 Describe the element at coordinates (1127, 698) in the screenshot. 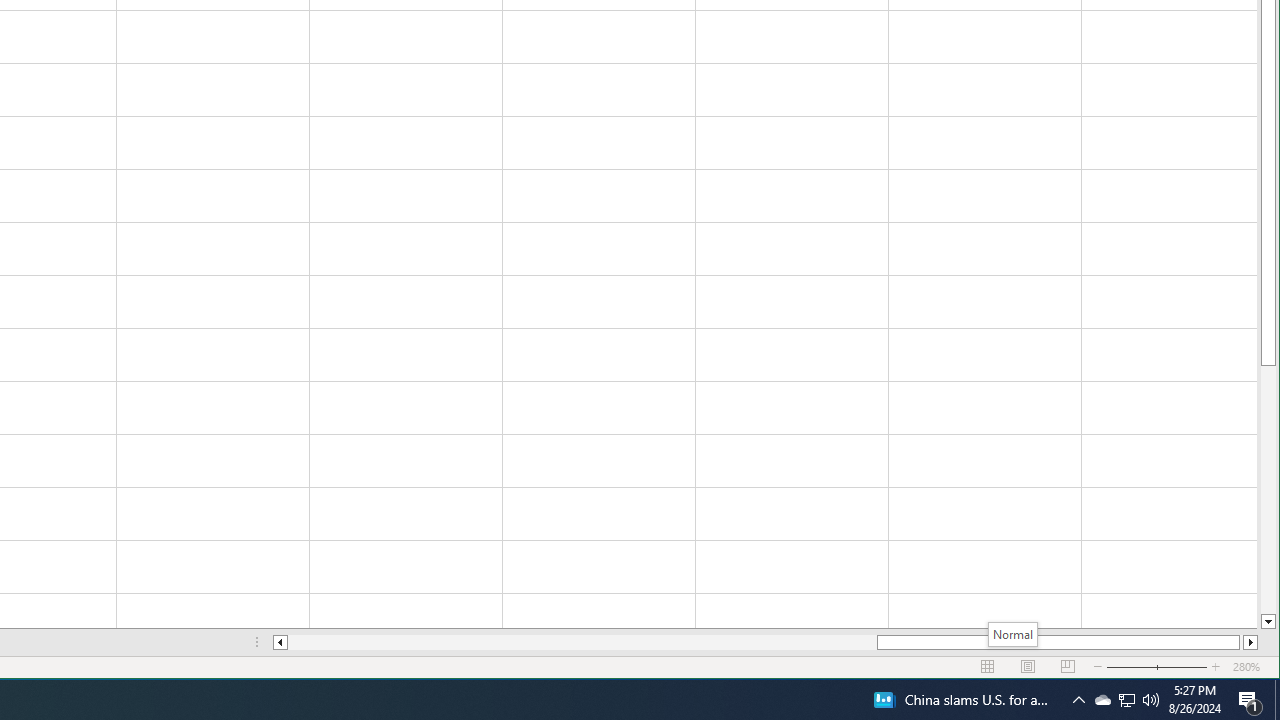

I see `'User Promoted Notification Area'` at that location.